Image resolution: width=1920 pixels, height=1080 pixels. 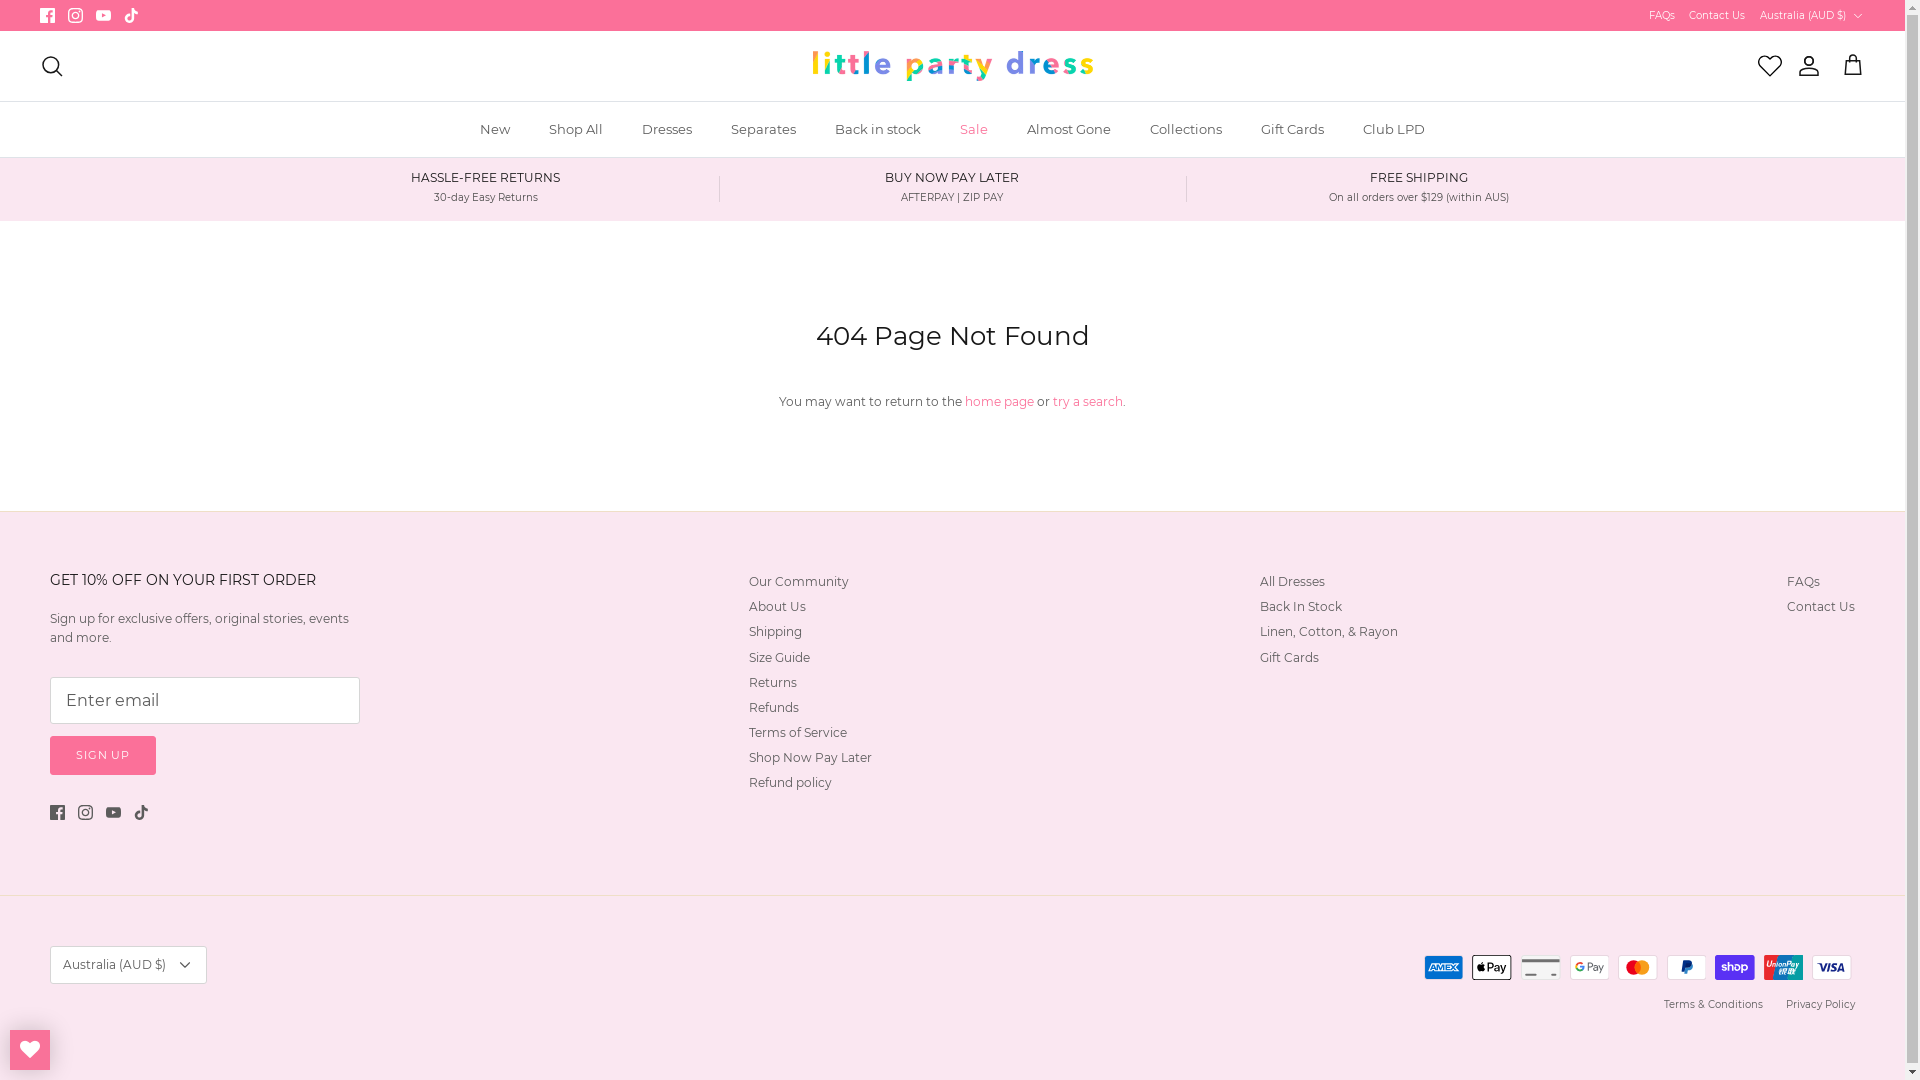 I want to click on 'SIGN UP', so click(x=49, y=755).